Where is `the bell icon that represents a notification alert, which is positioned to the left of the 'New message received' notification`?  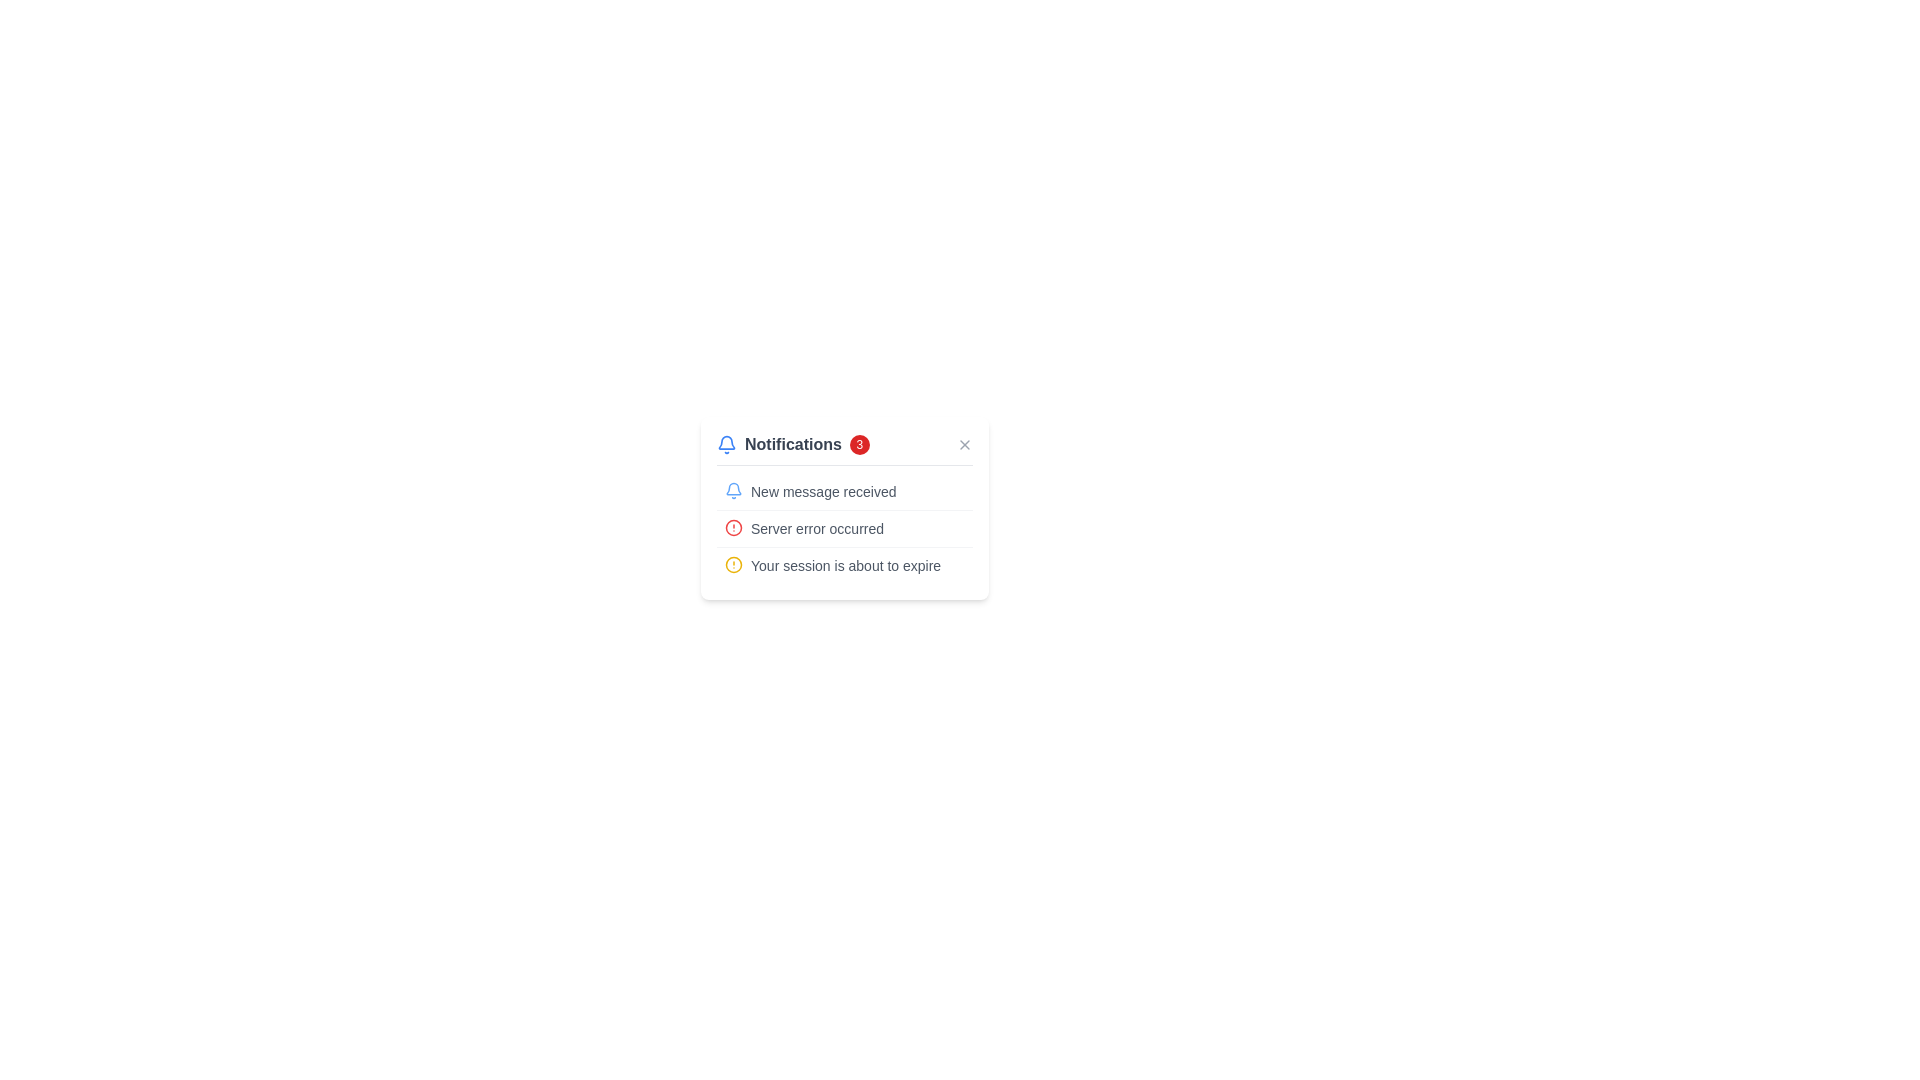
the bell icon that represents a notification alert, which is positioned to the left of the 'New message received' notification is located at coordinates (733, 490).